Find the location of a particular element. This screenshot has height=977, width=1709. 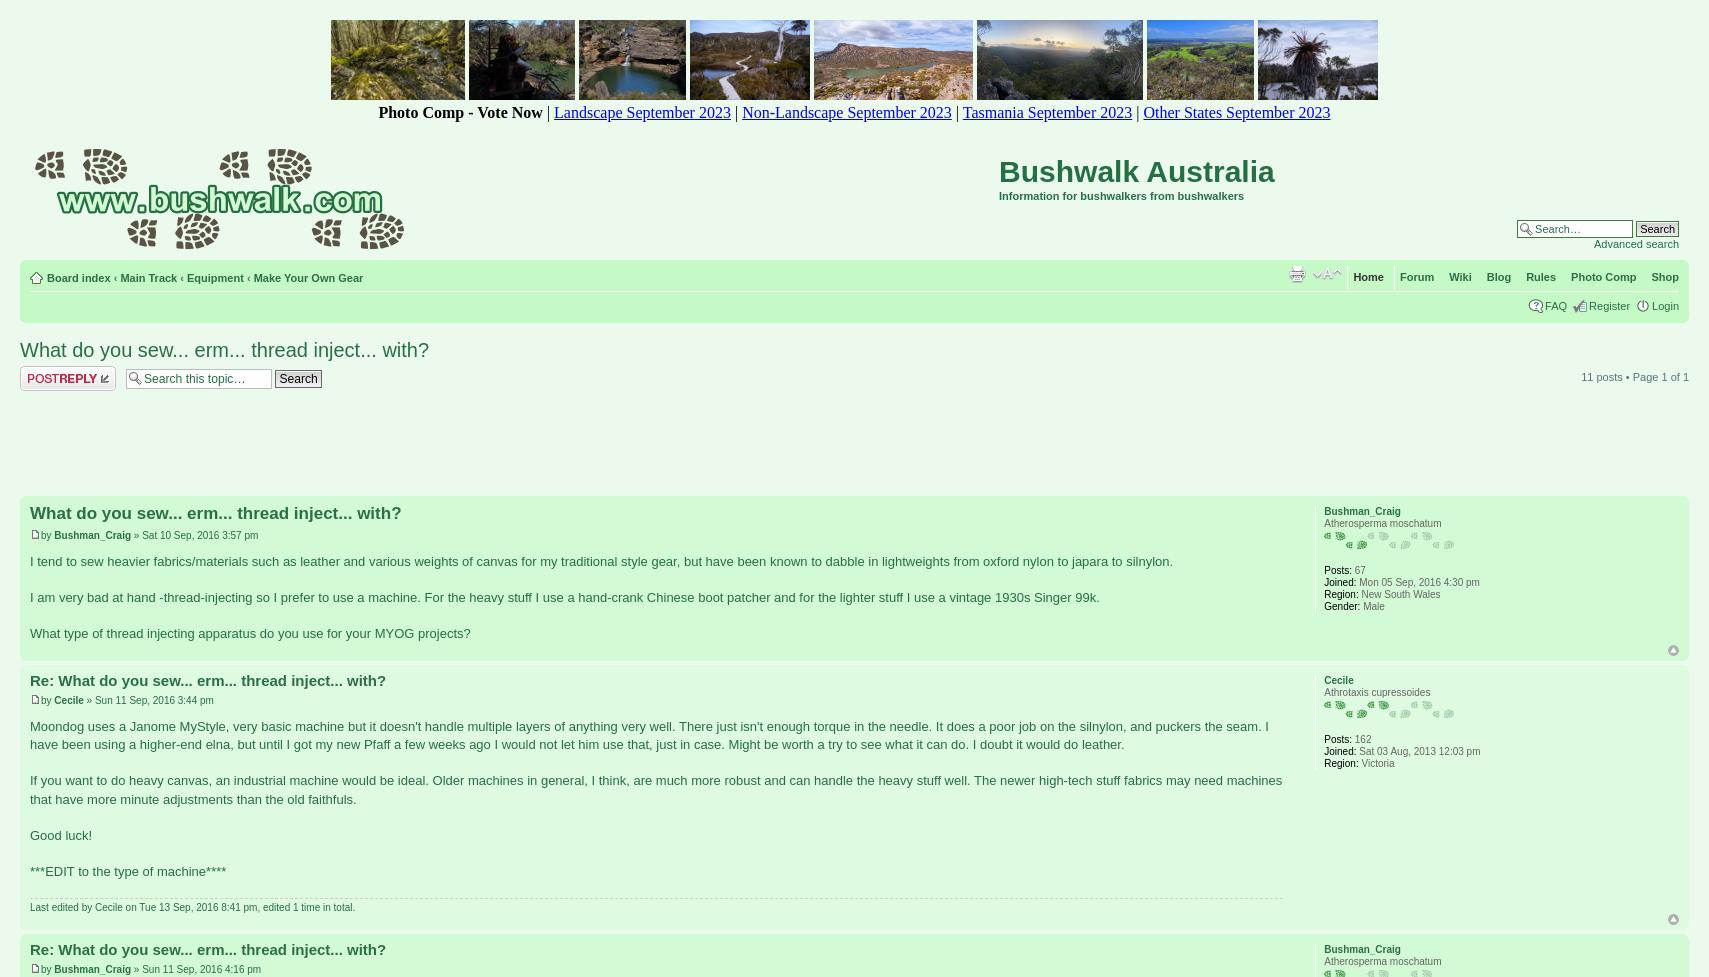

'Male' is located at coordinates (1371, 605).